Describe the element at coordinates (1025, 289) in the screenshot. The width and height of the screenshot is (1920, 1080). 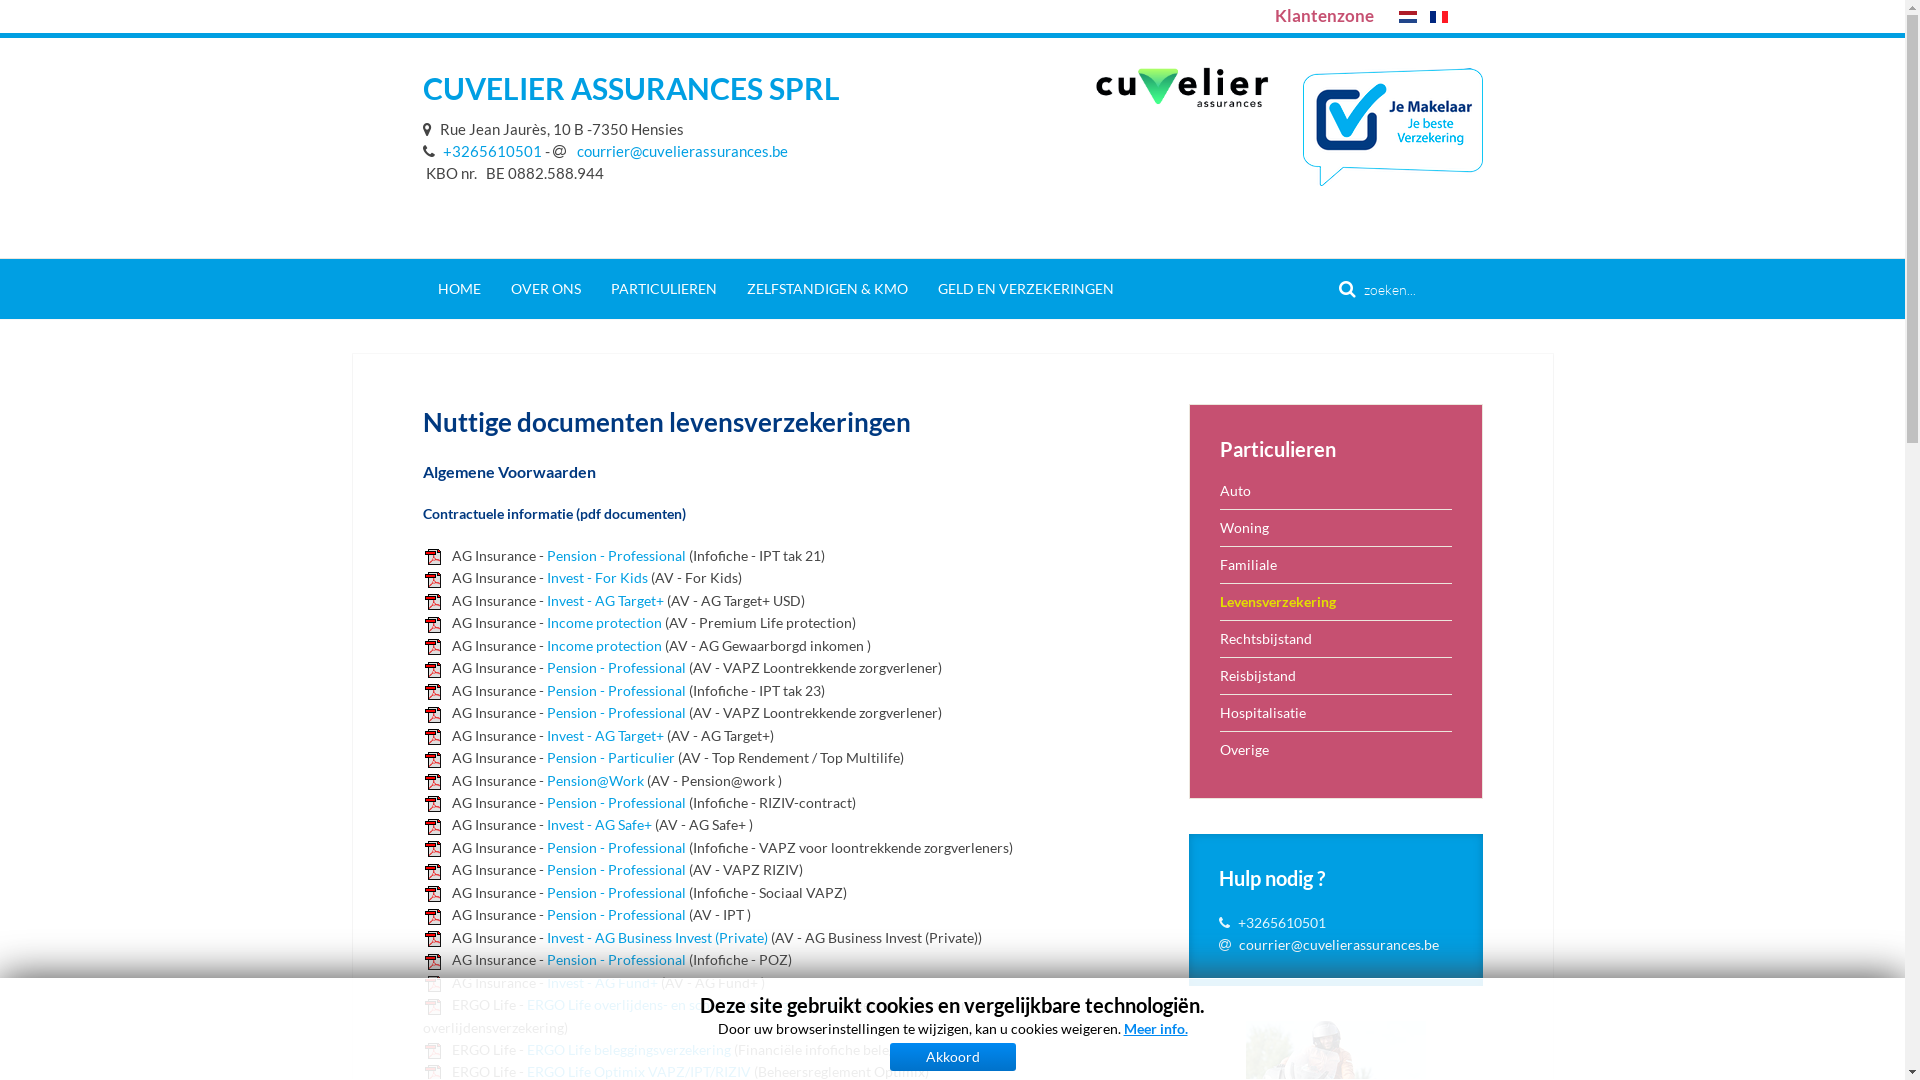
I see `'GELD EN VERZEKERINGEN'` at that location.